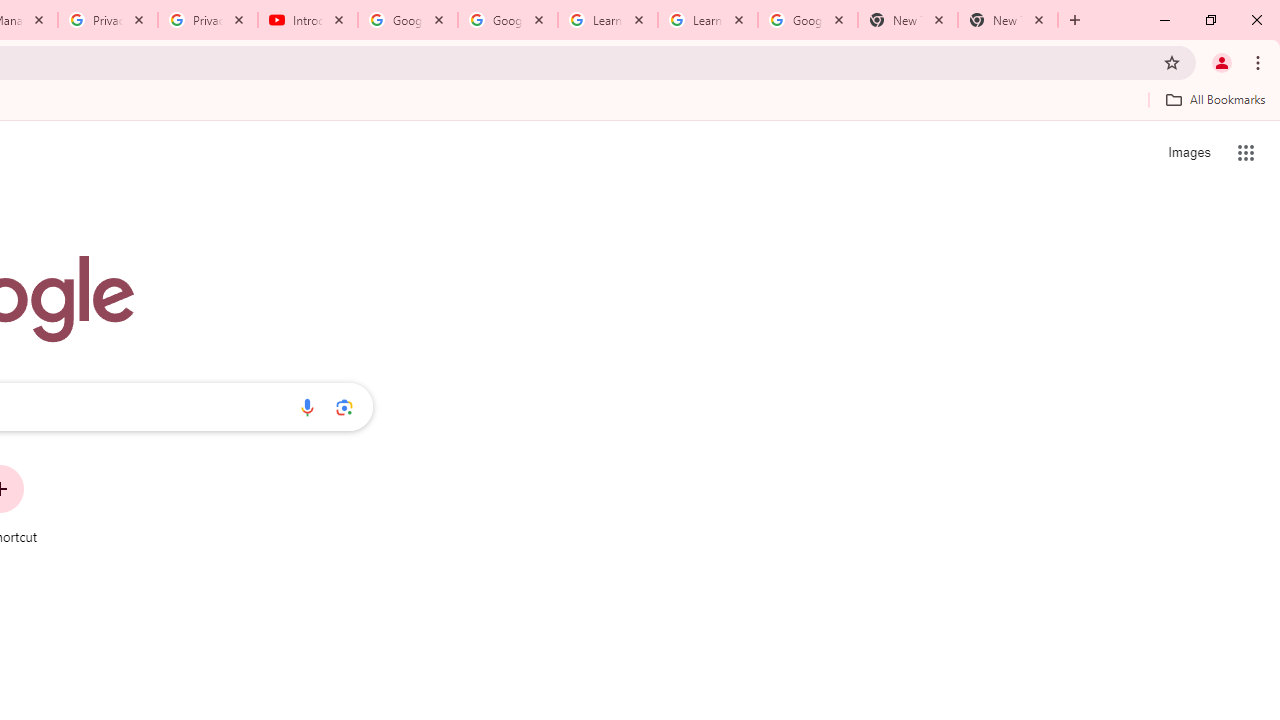 This screenshot has height=720, width=1280. Describe the element at coordinates (306, 406) in the screenshot. I see `'Search by voice'` at that location.